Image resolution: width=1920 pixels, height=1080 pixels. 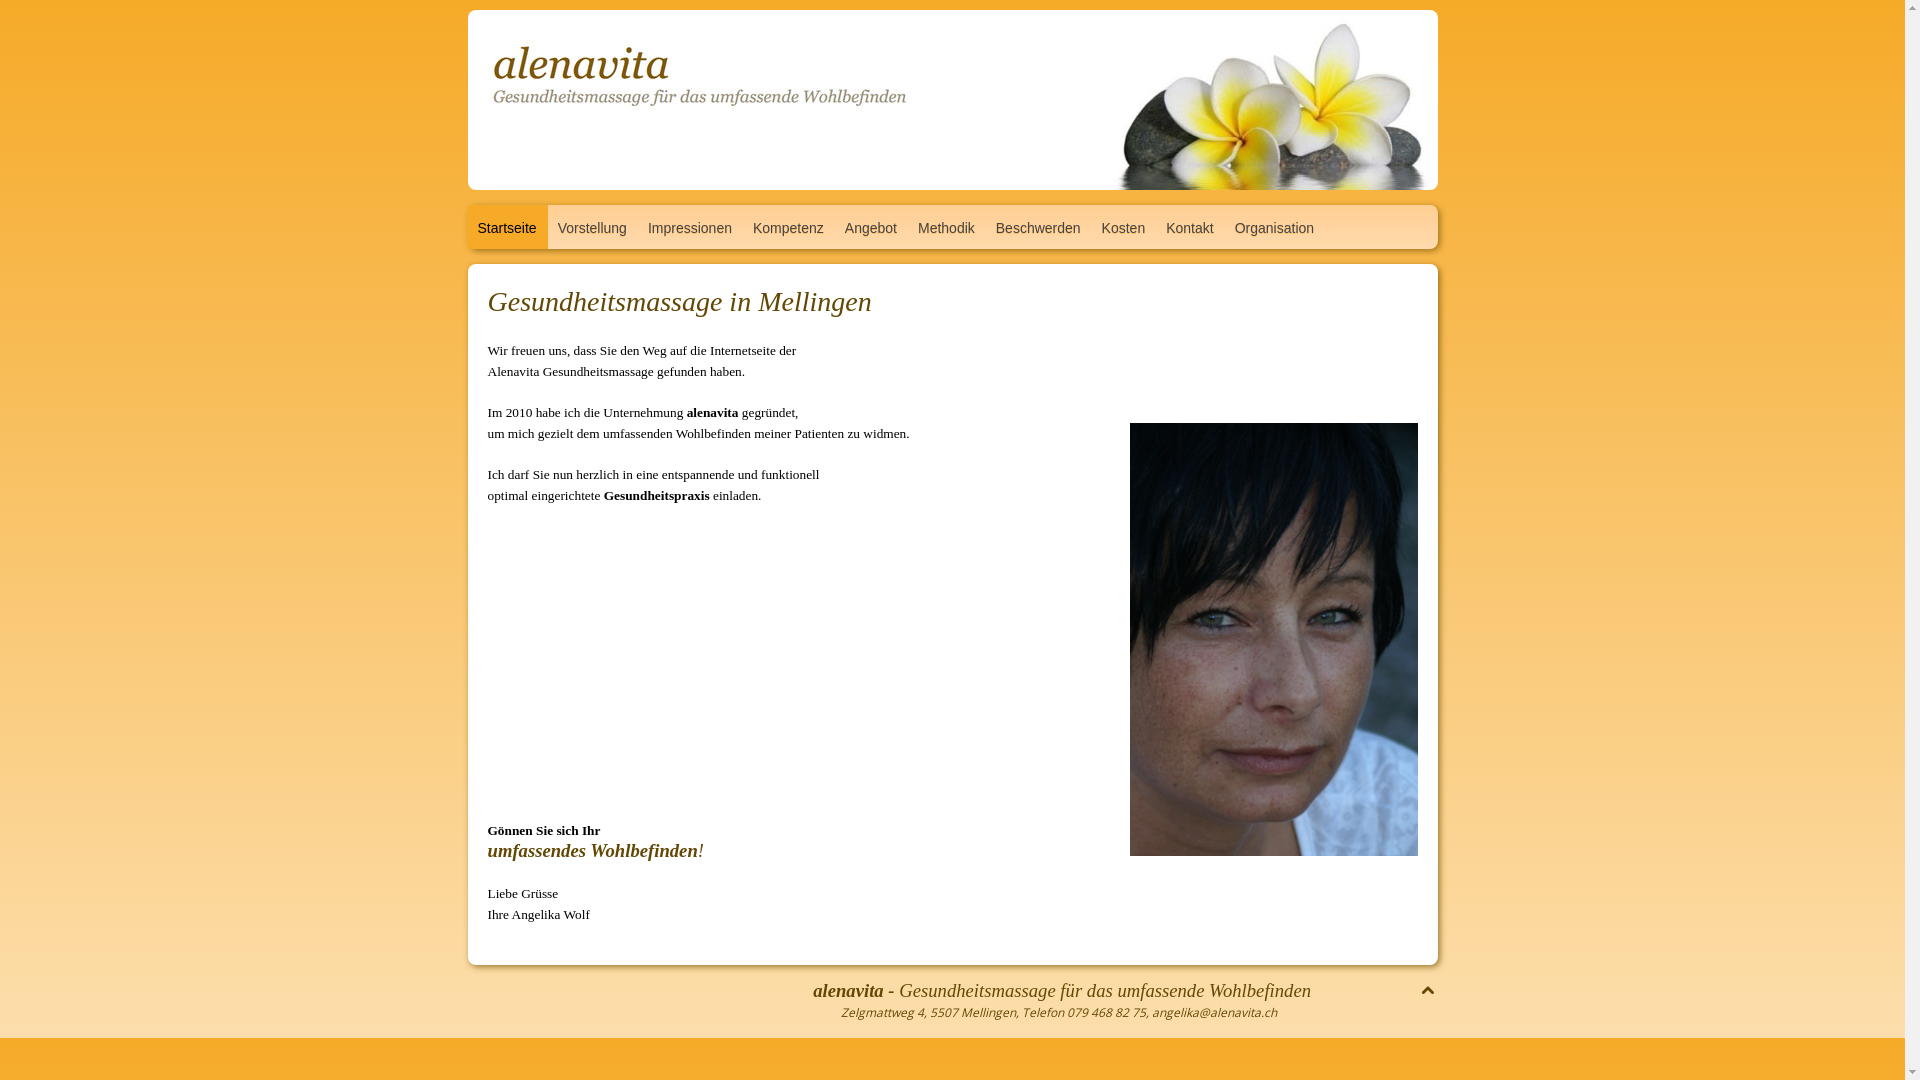 I want to click on 'angelika@alenavita.ch', so click(x=1152, y=1012).